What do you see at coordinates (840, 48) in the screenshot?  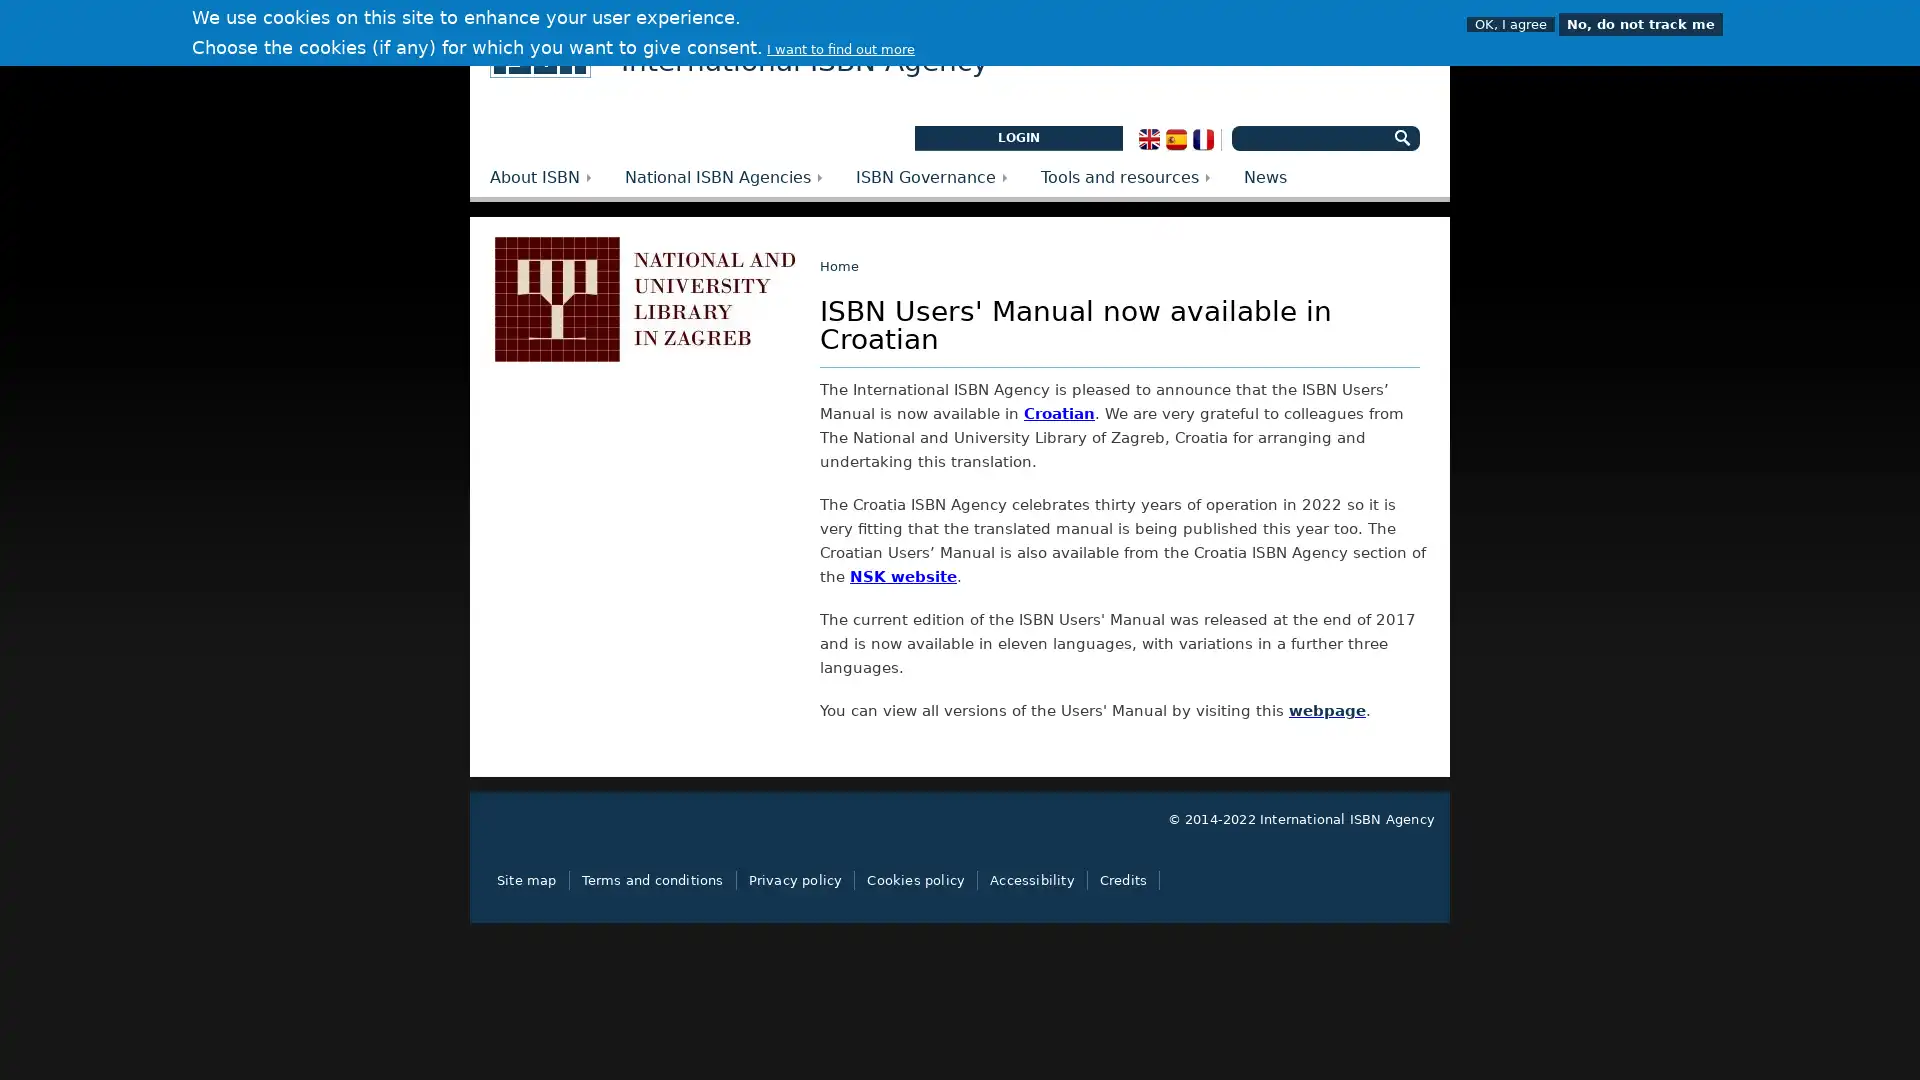 I see `I want to find out more` at bounding box center [840, 48].